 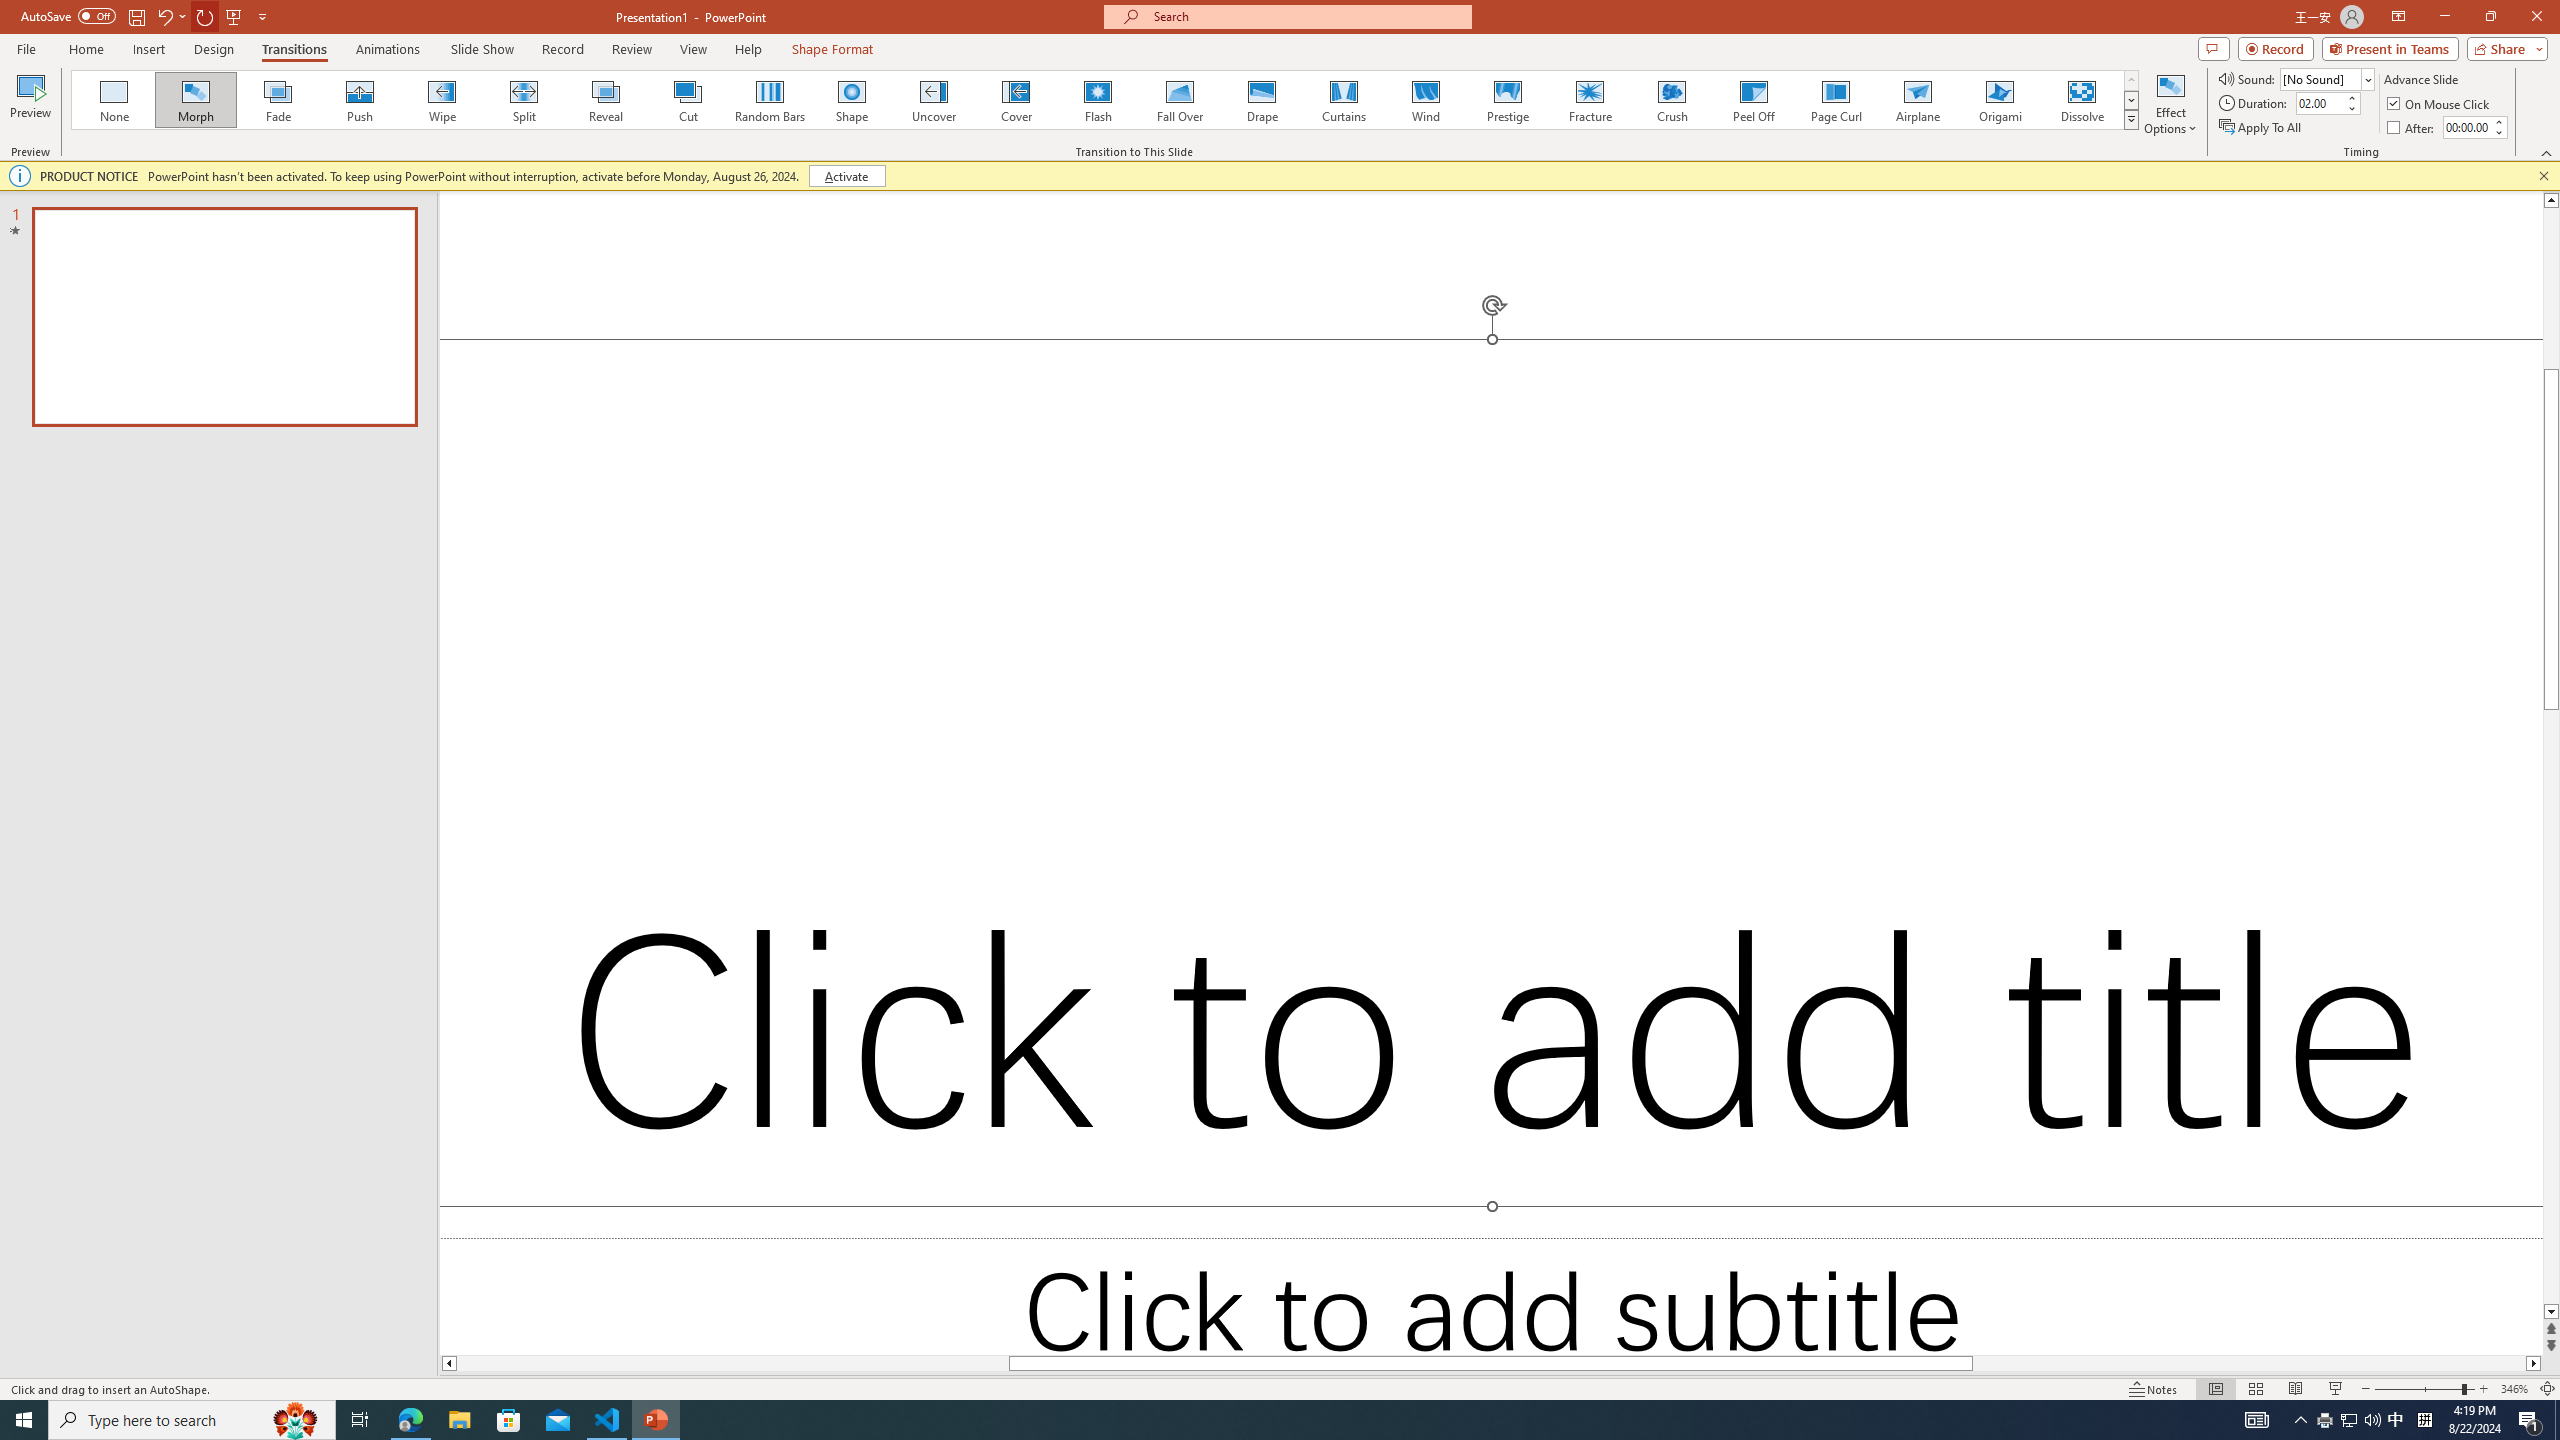 I want to click on 'Crush', so click(x=1671, y=99).